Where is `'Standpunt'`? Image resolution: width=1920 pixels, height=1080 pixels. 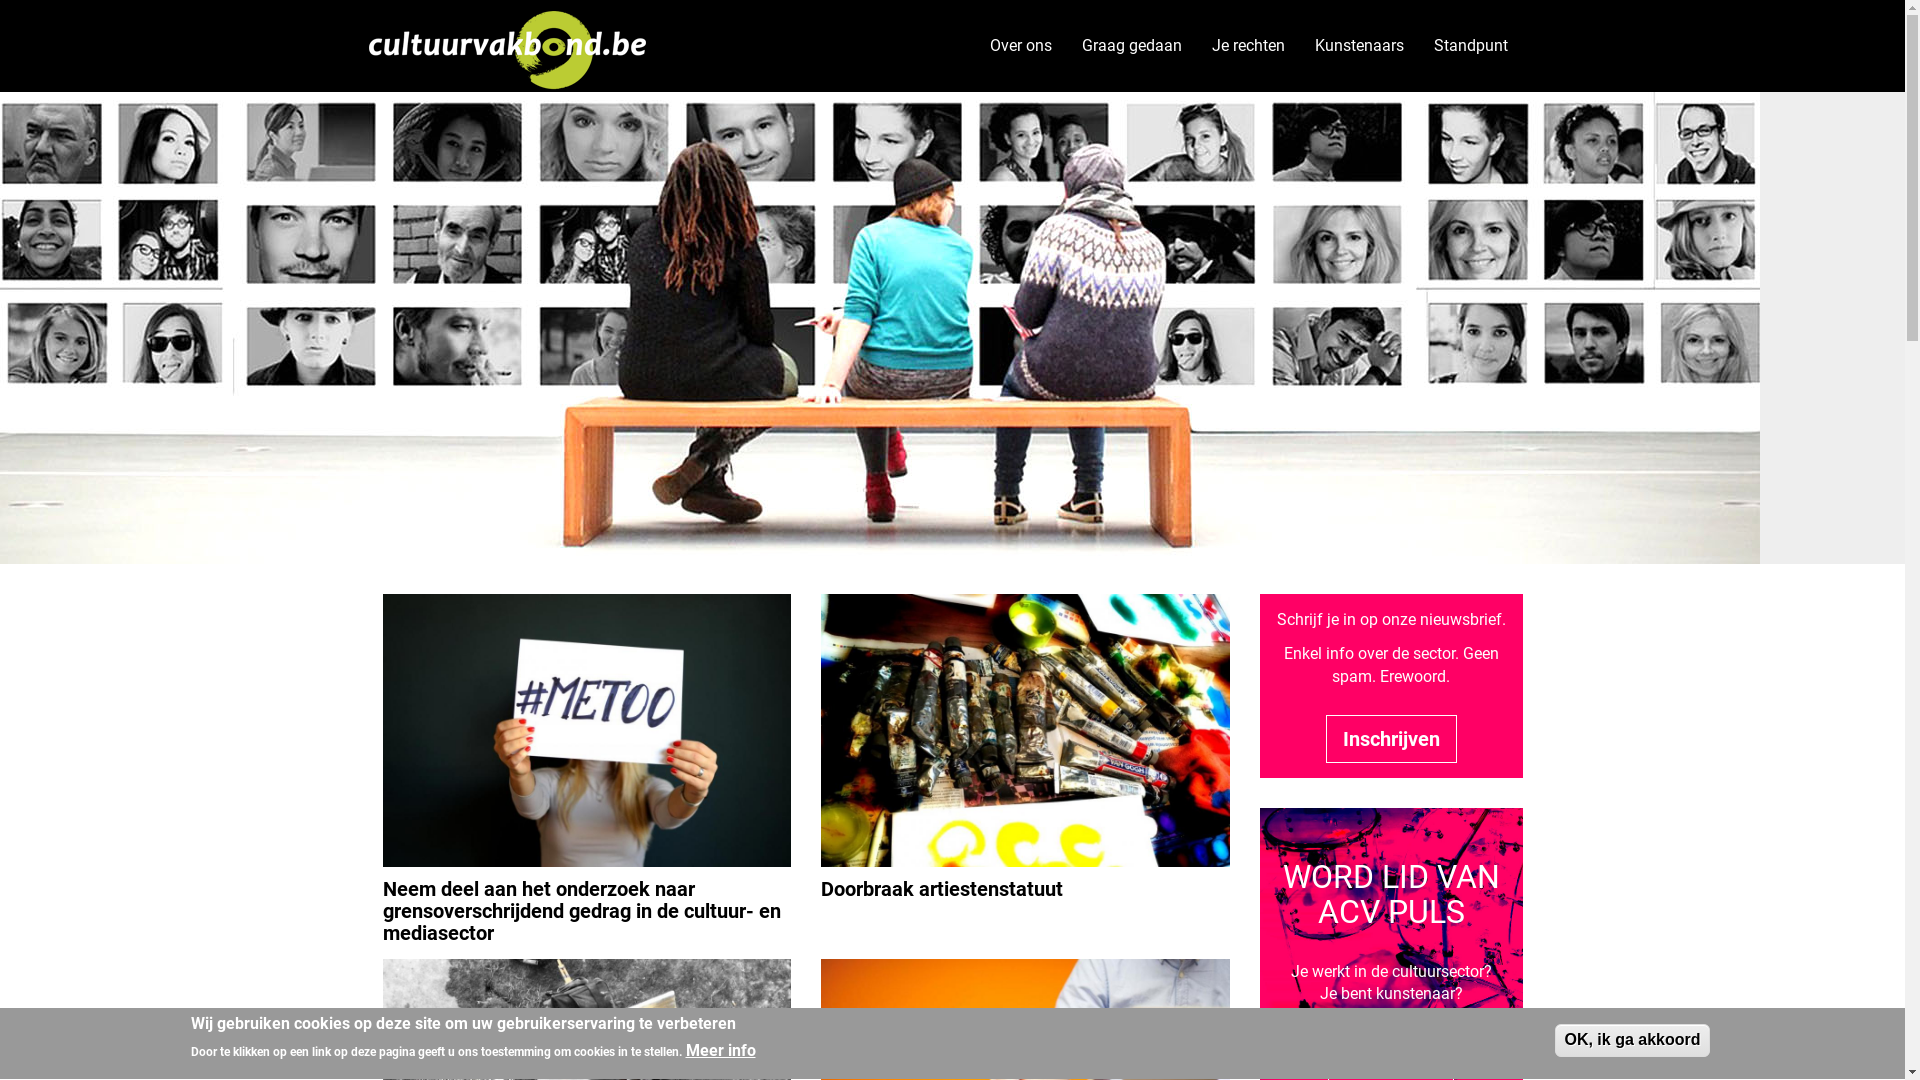 'Standpunt' is located at coordinates (1469, 45).